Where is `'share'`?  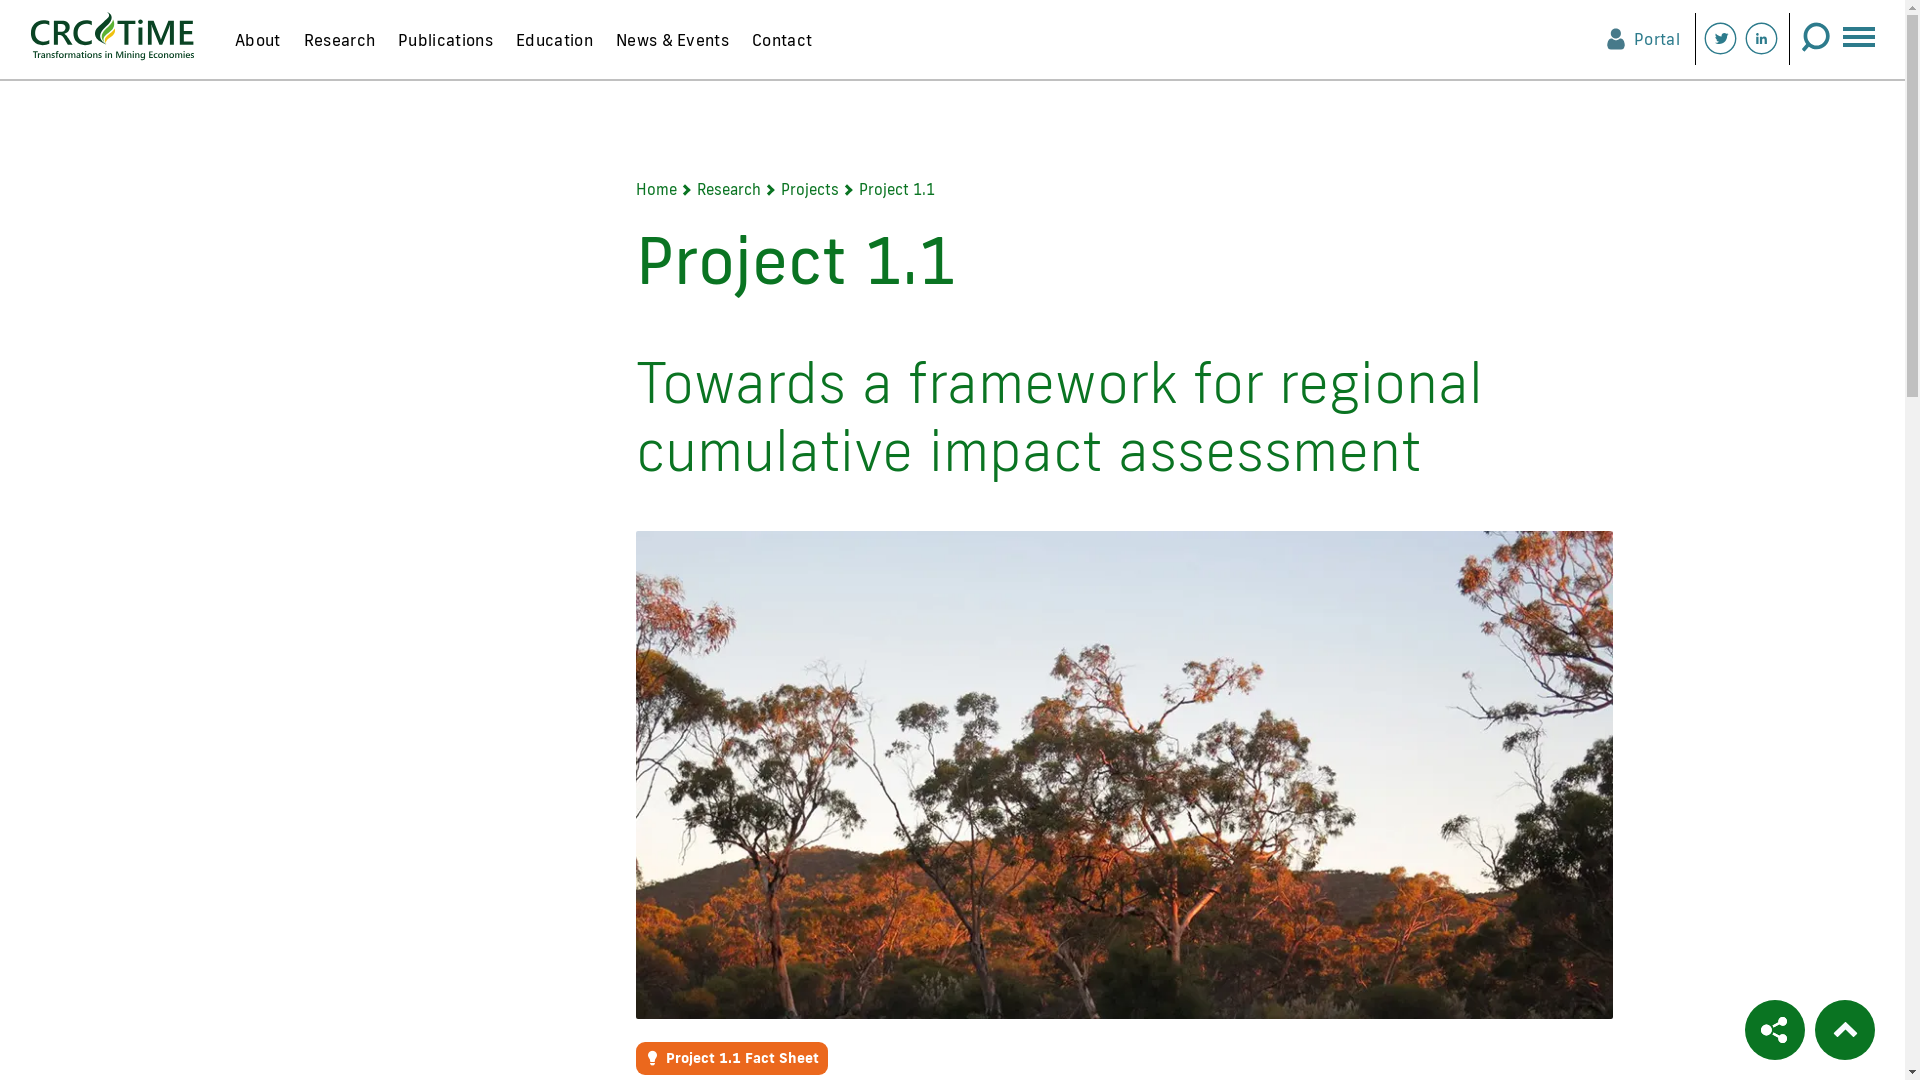 'share' is located at coordinates (1744, 1029).